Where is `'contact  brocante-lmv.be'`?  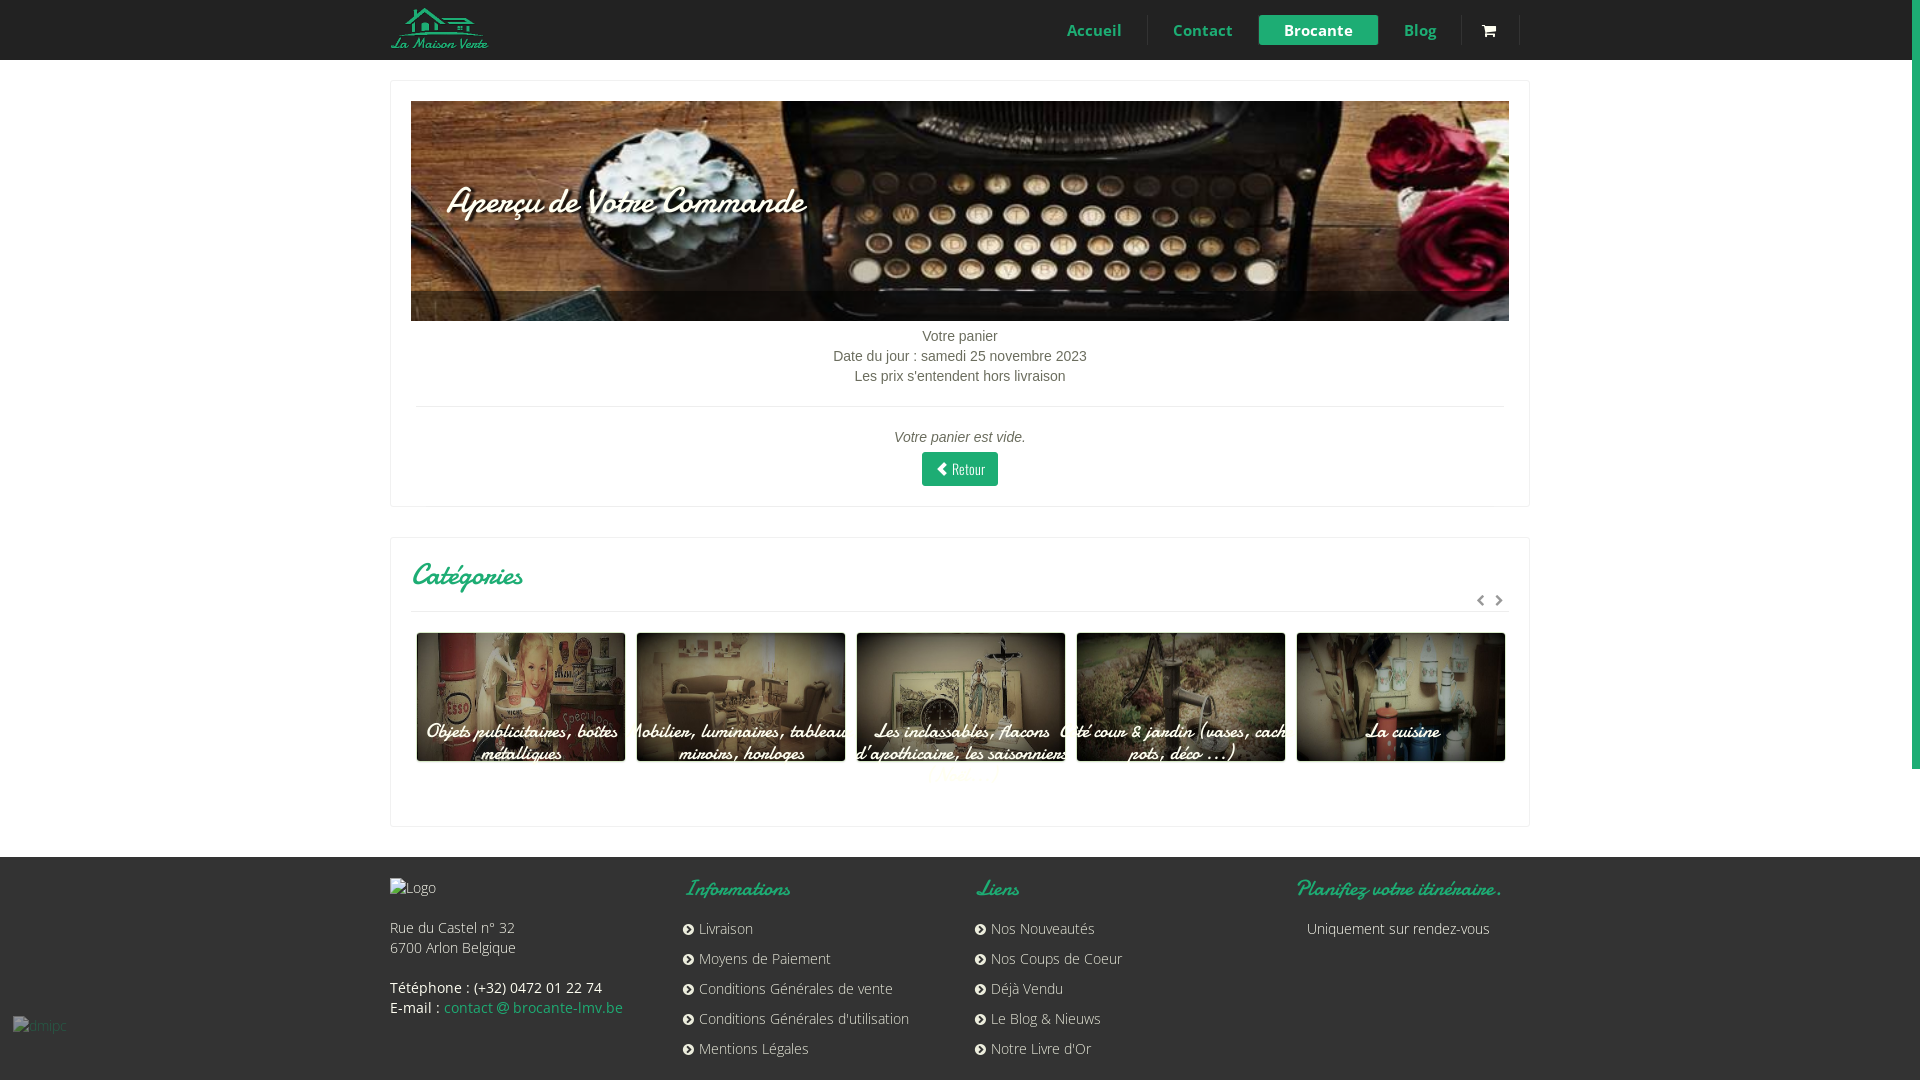 'contact  brocante-lmv.be' is located at coordinates (533, 1007).